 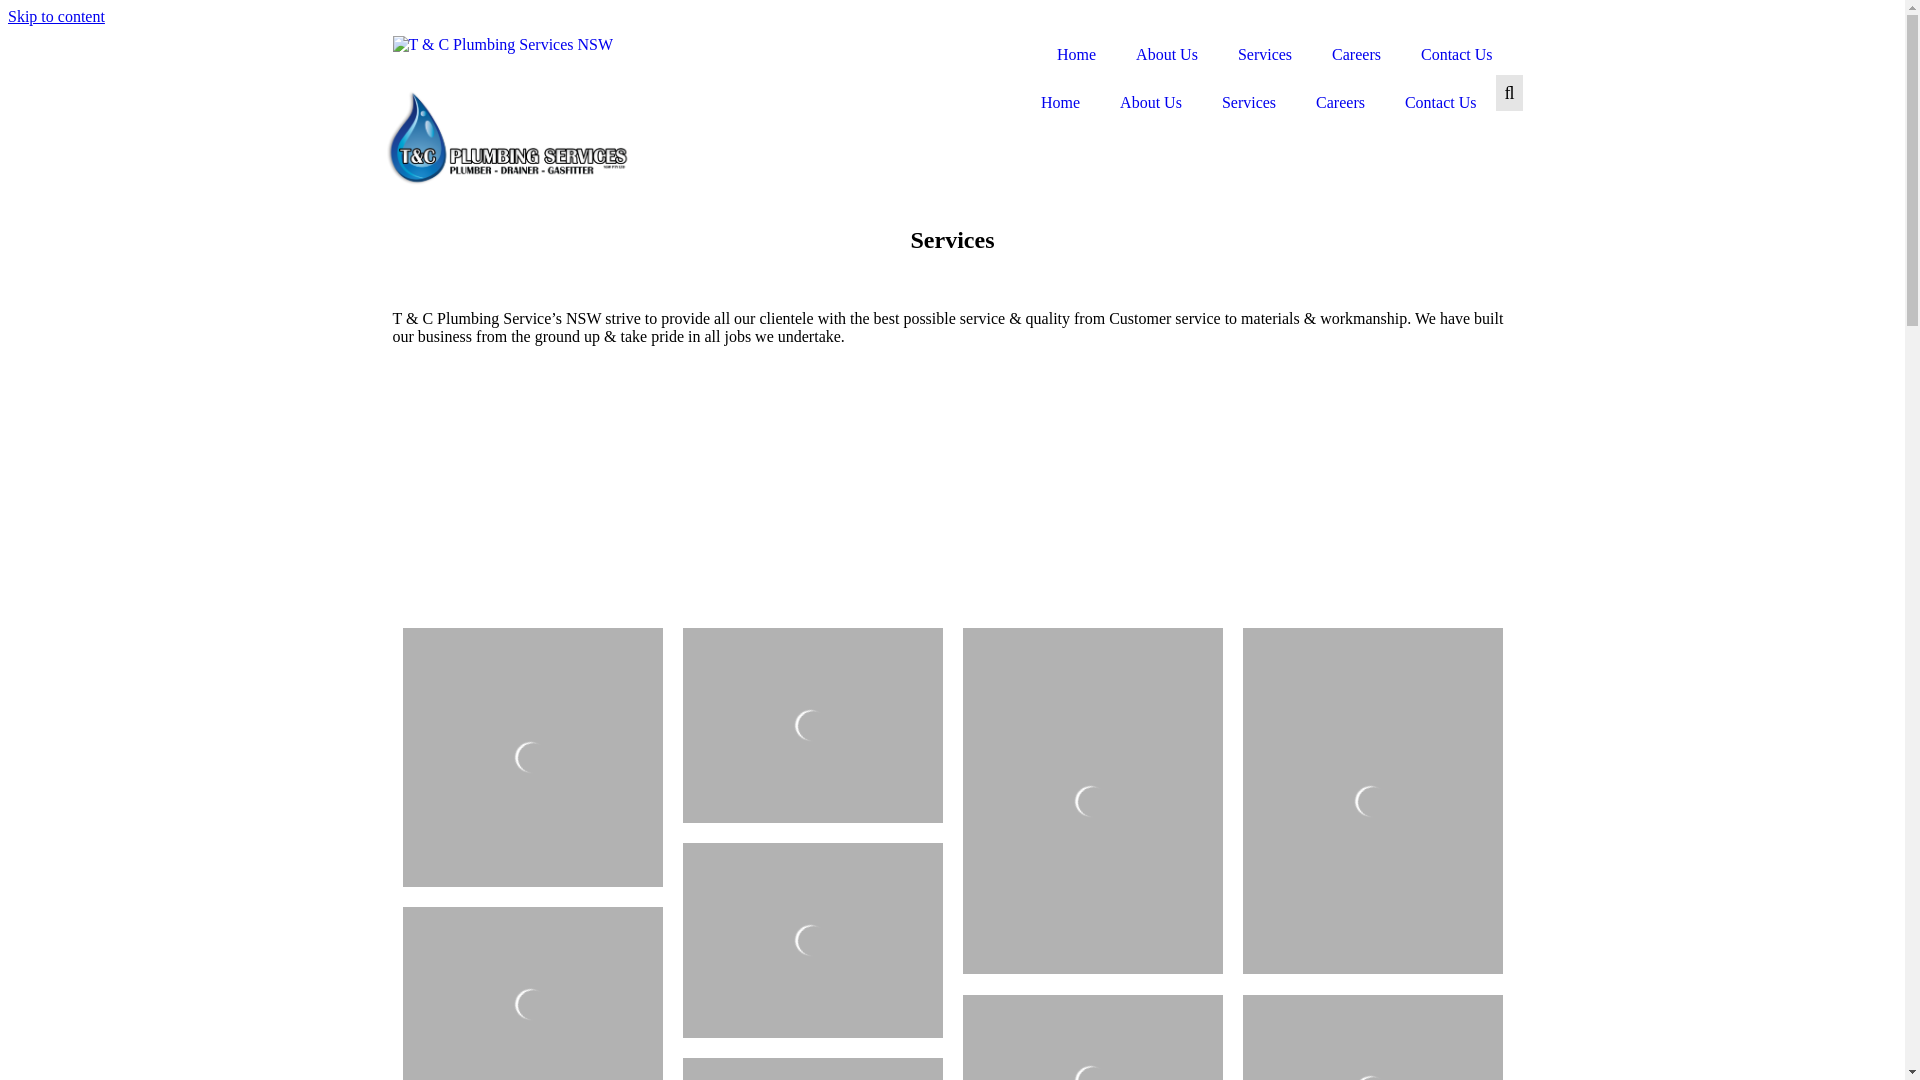 I want to click on 'Services', so click(x=1264, y=53).